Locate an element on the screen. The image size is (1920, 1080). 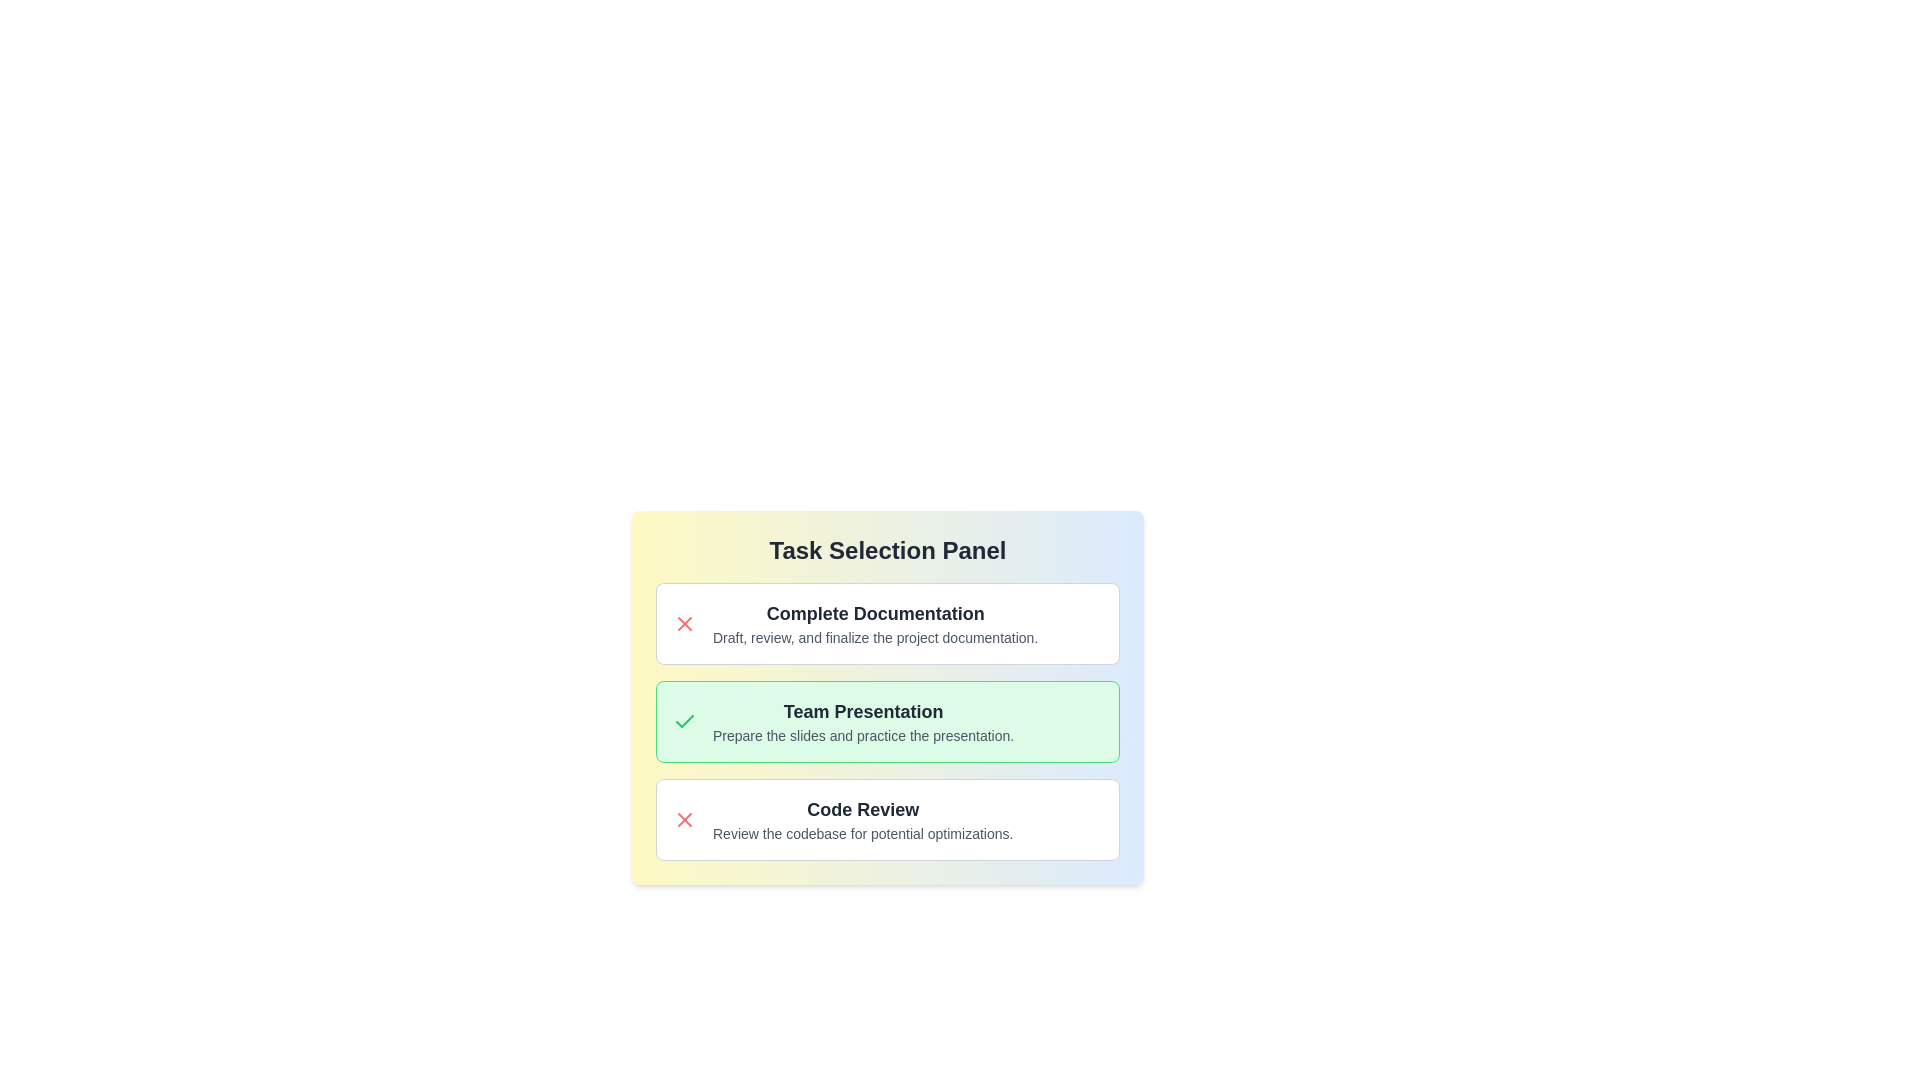
instructional text label located below the 'Team Presentation' heading within the green-highlighted box is located at coordinates (863, 736).